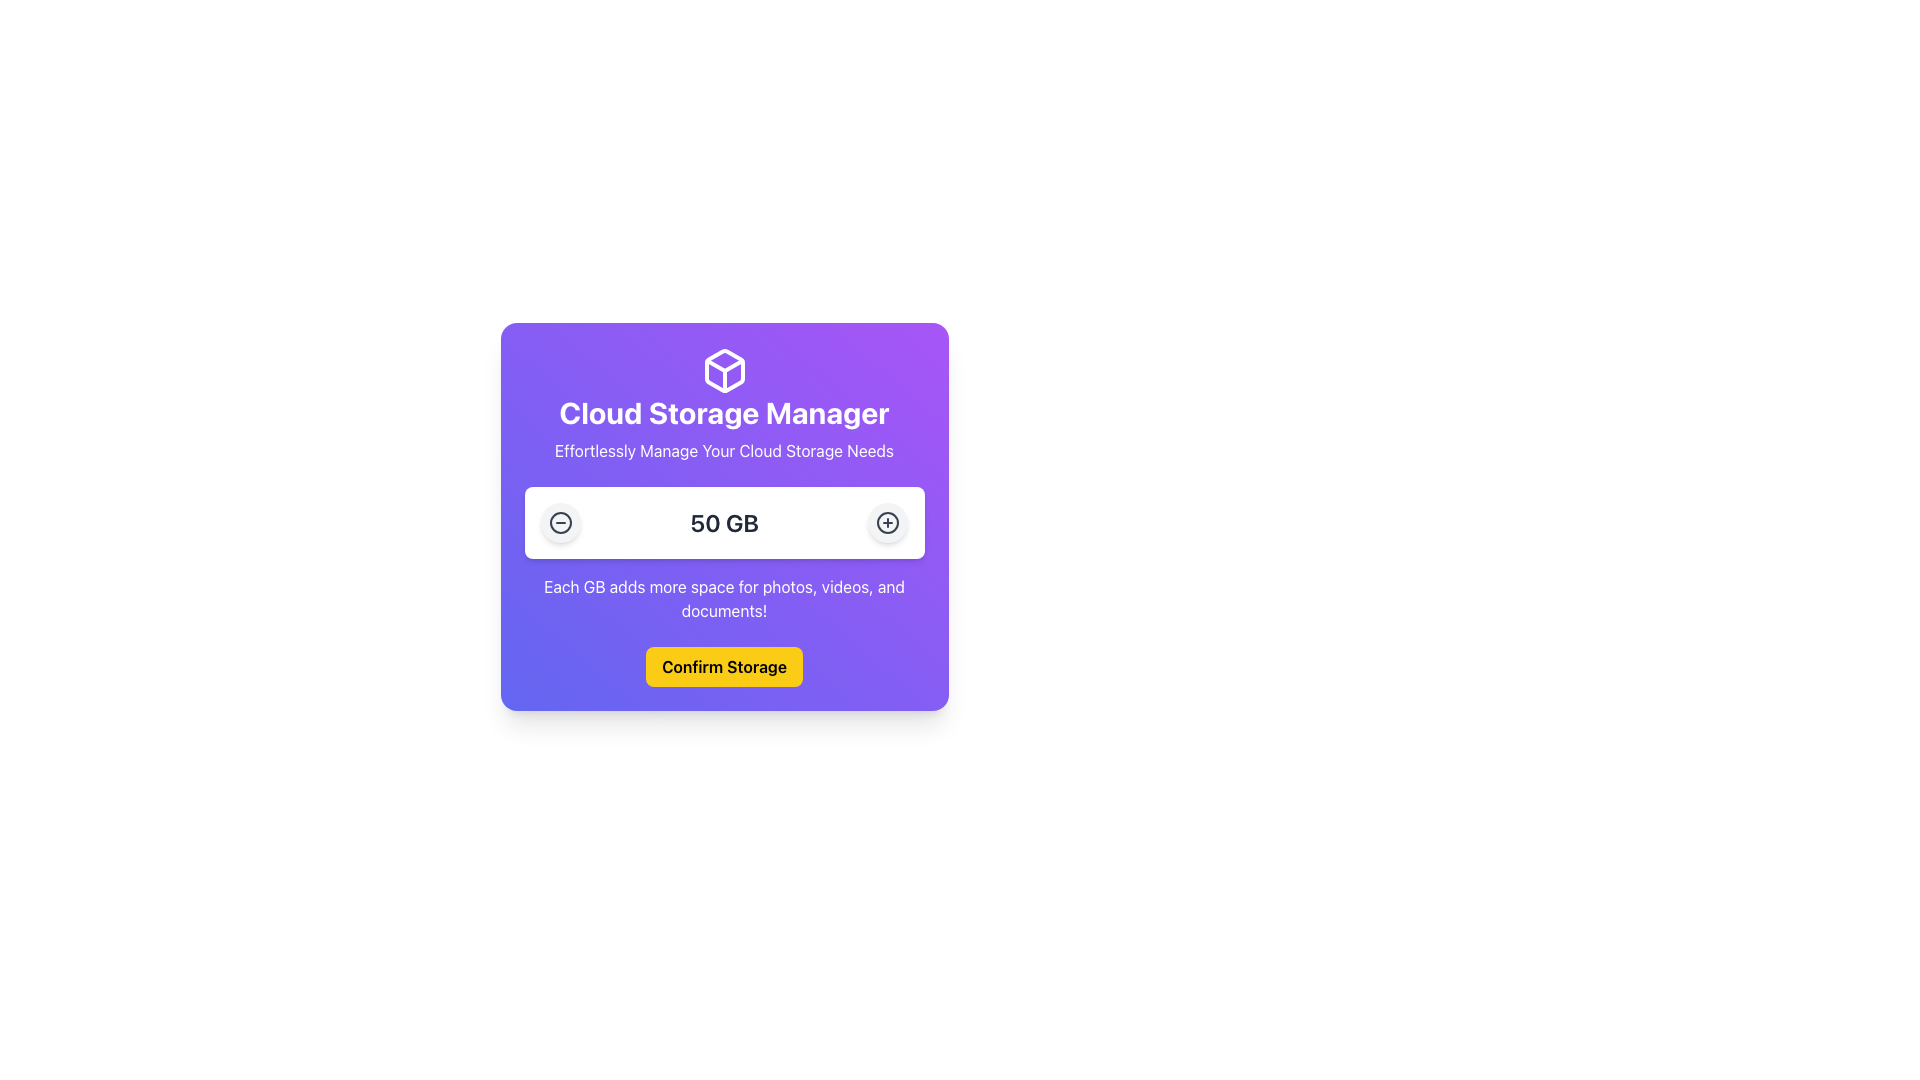 The image size is (1920, 1080). What do you see at coordinates (723, 555) in the screenshot?
I see `static informational text located beneath the '50 GB' white box within a gradient purple panel, which clarifies that each additional GB increases storage capacity for photos, videos, and documents` at bounding box center [723, 555].